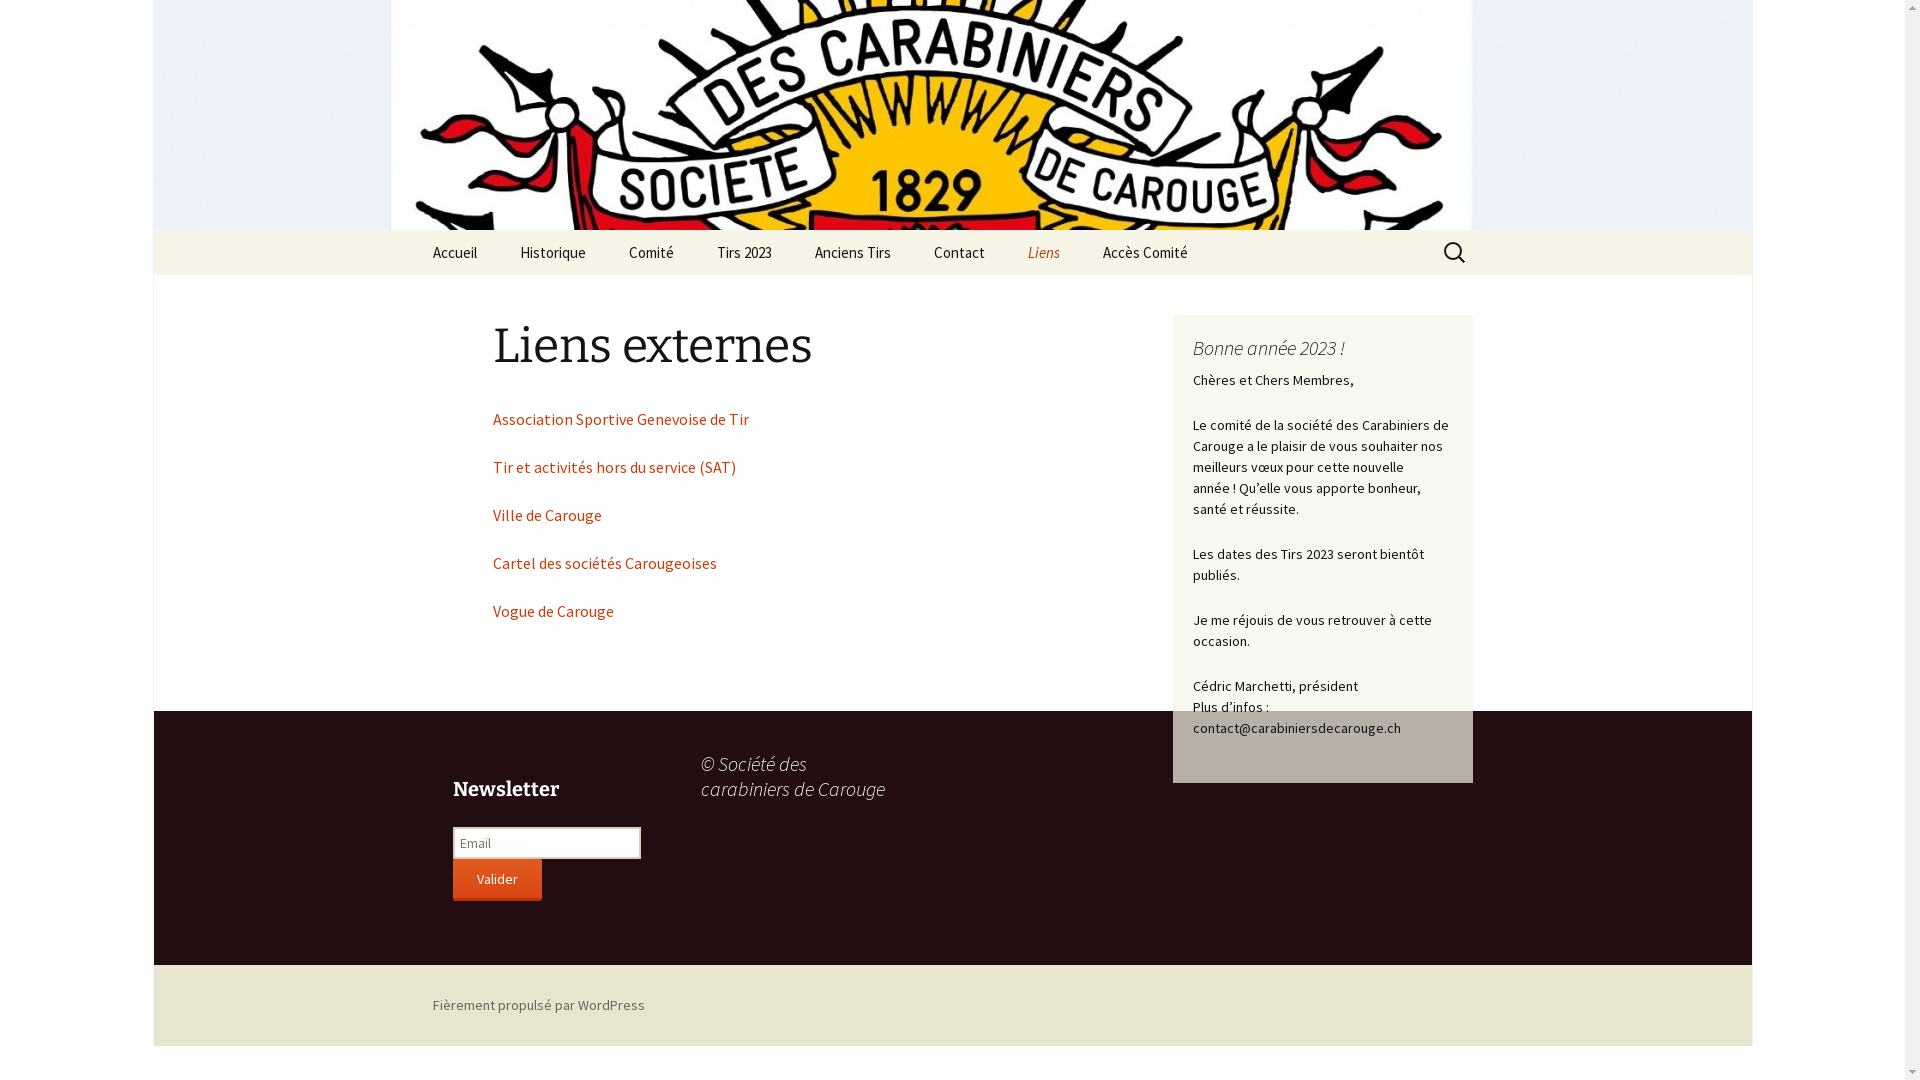  What do you see at coordinates (411, 229) in the screenshot?
I see `'Aller au contenu'` at bounding box center [411, 229].